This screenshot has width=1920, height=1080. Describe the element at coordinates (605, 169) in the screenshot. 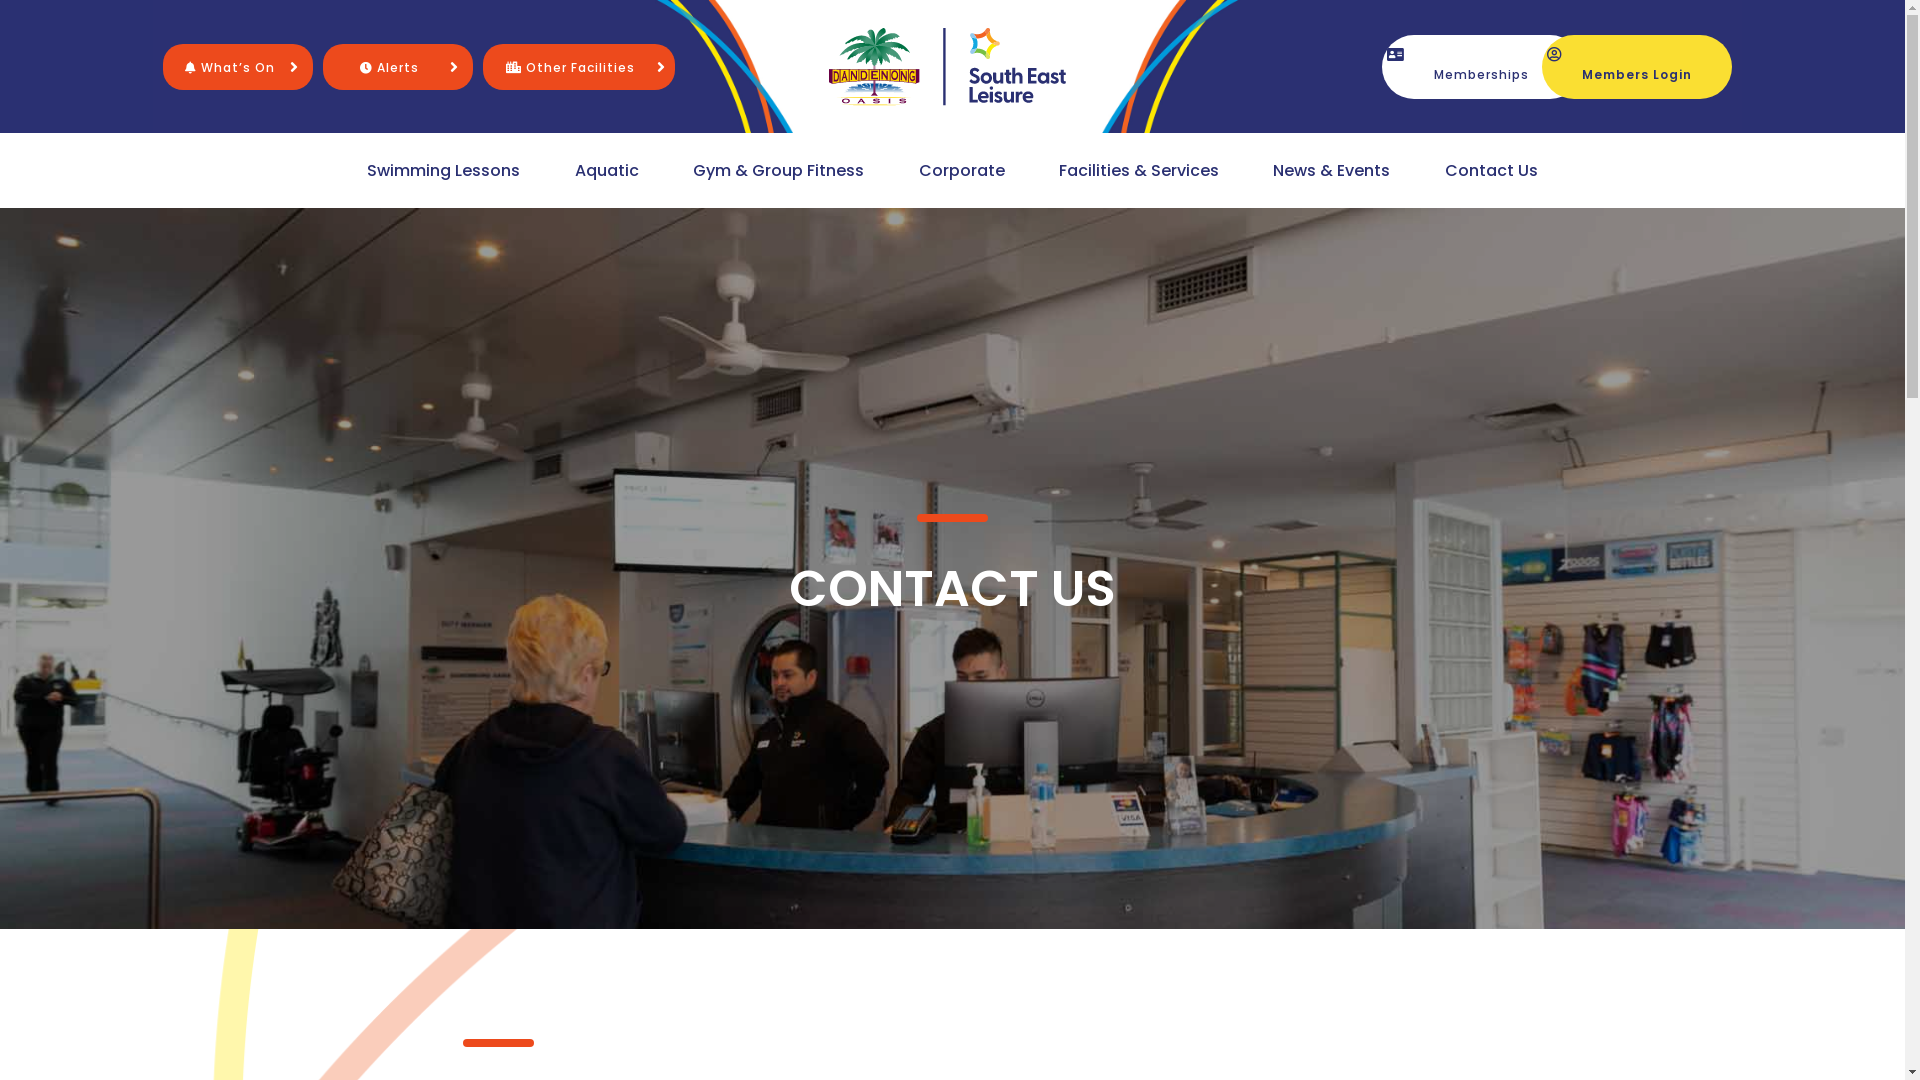

I see `'Aquatic'` at that location.